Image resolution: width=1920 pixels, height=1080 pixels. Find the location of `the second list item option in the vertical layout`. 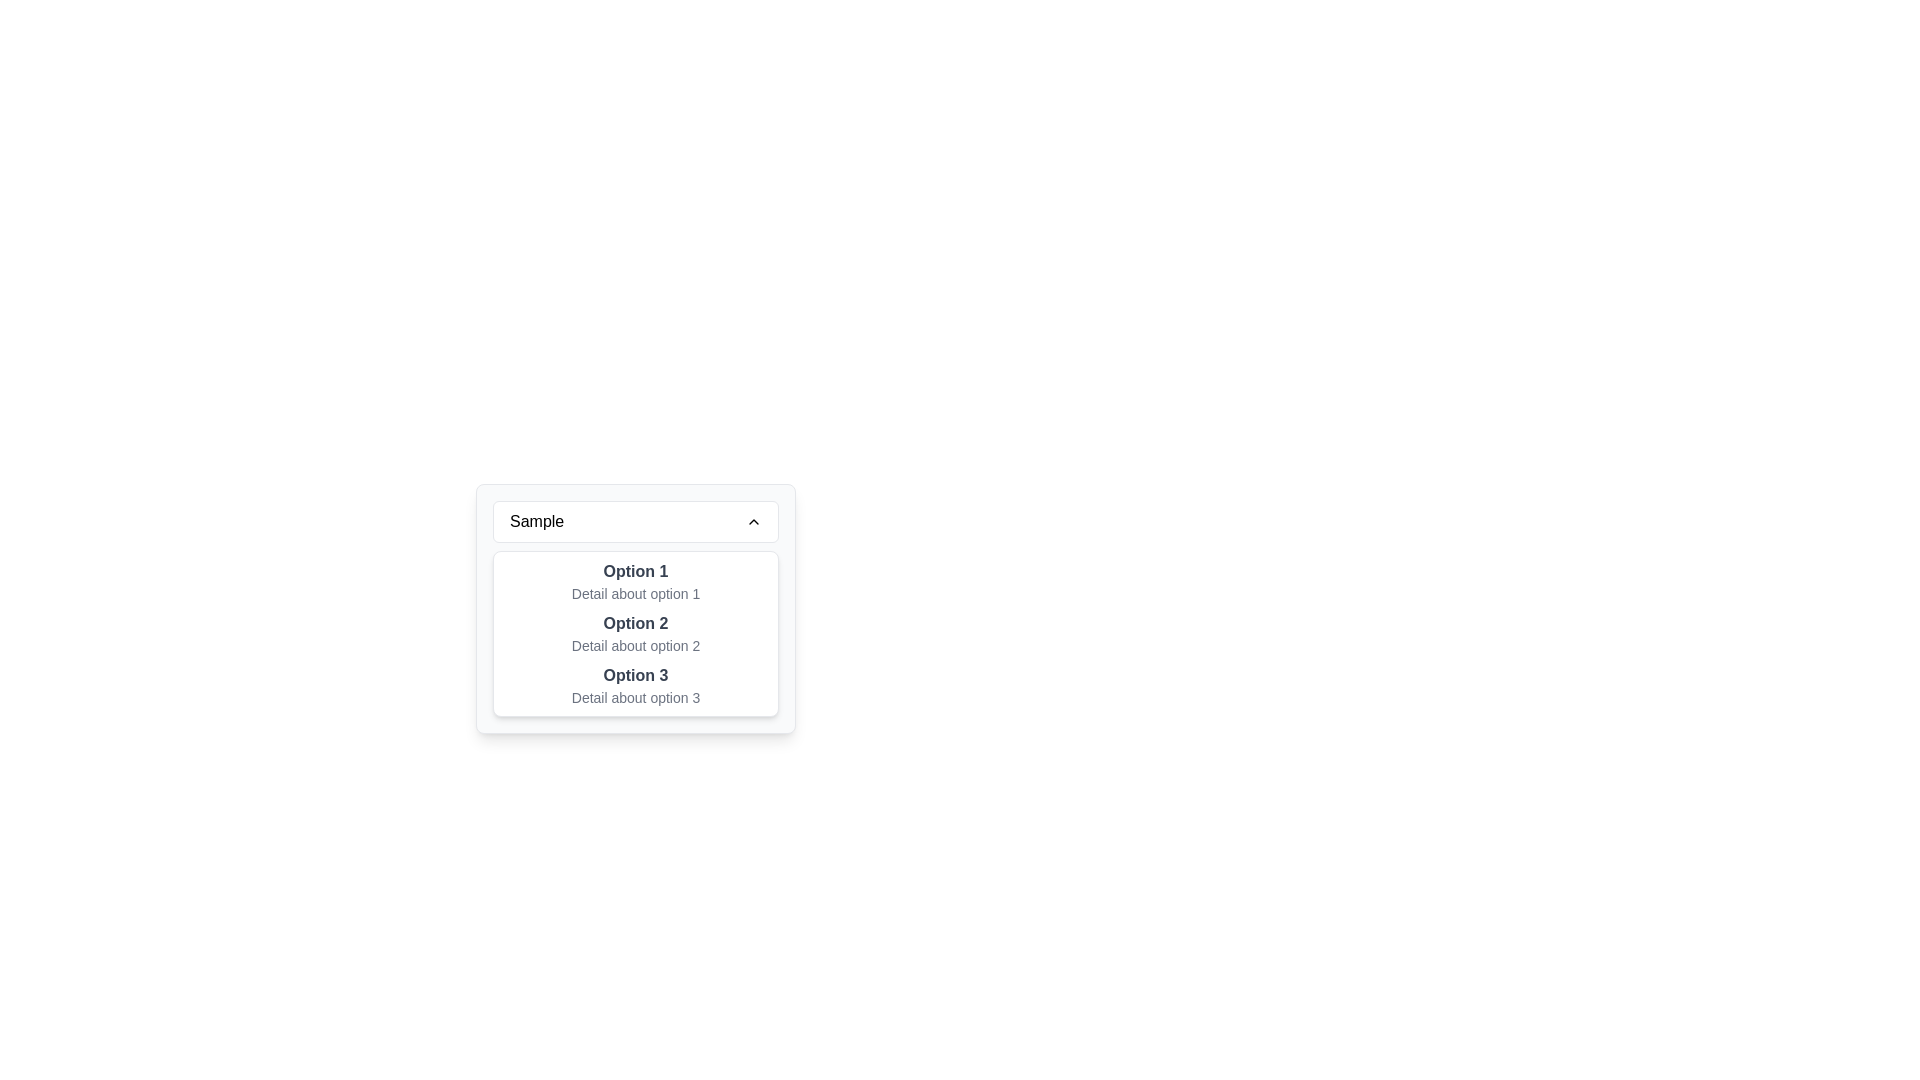

the second list item option in the vertical layout is located at coordinates (634, 633).